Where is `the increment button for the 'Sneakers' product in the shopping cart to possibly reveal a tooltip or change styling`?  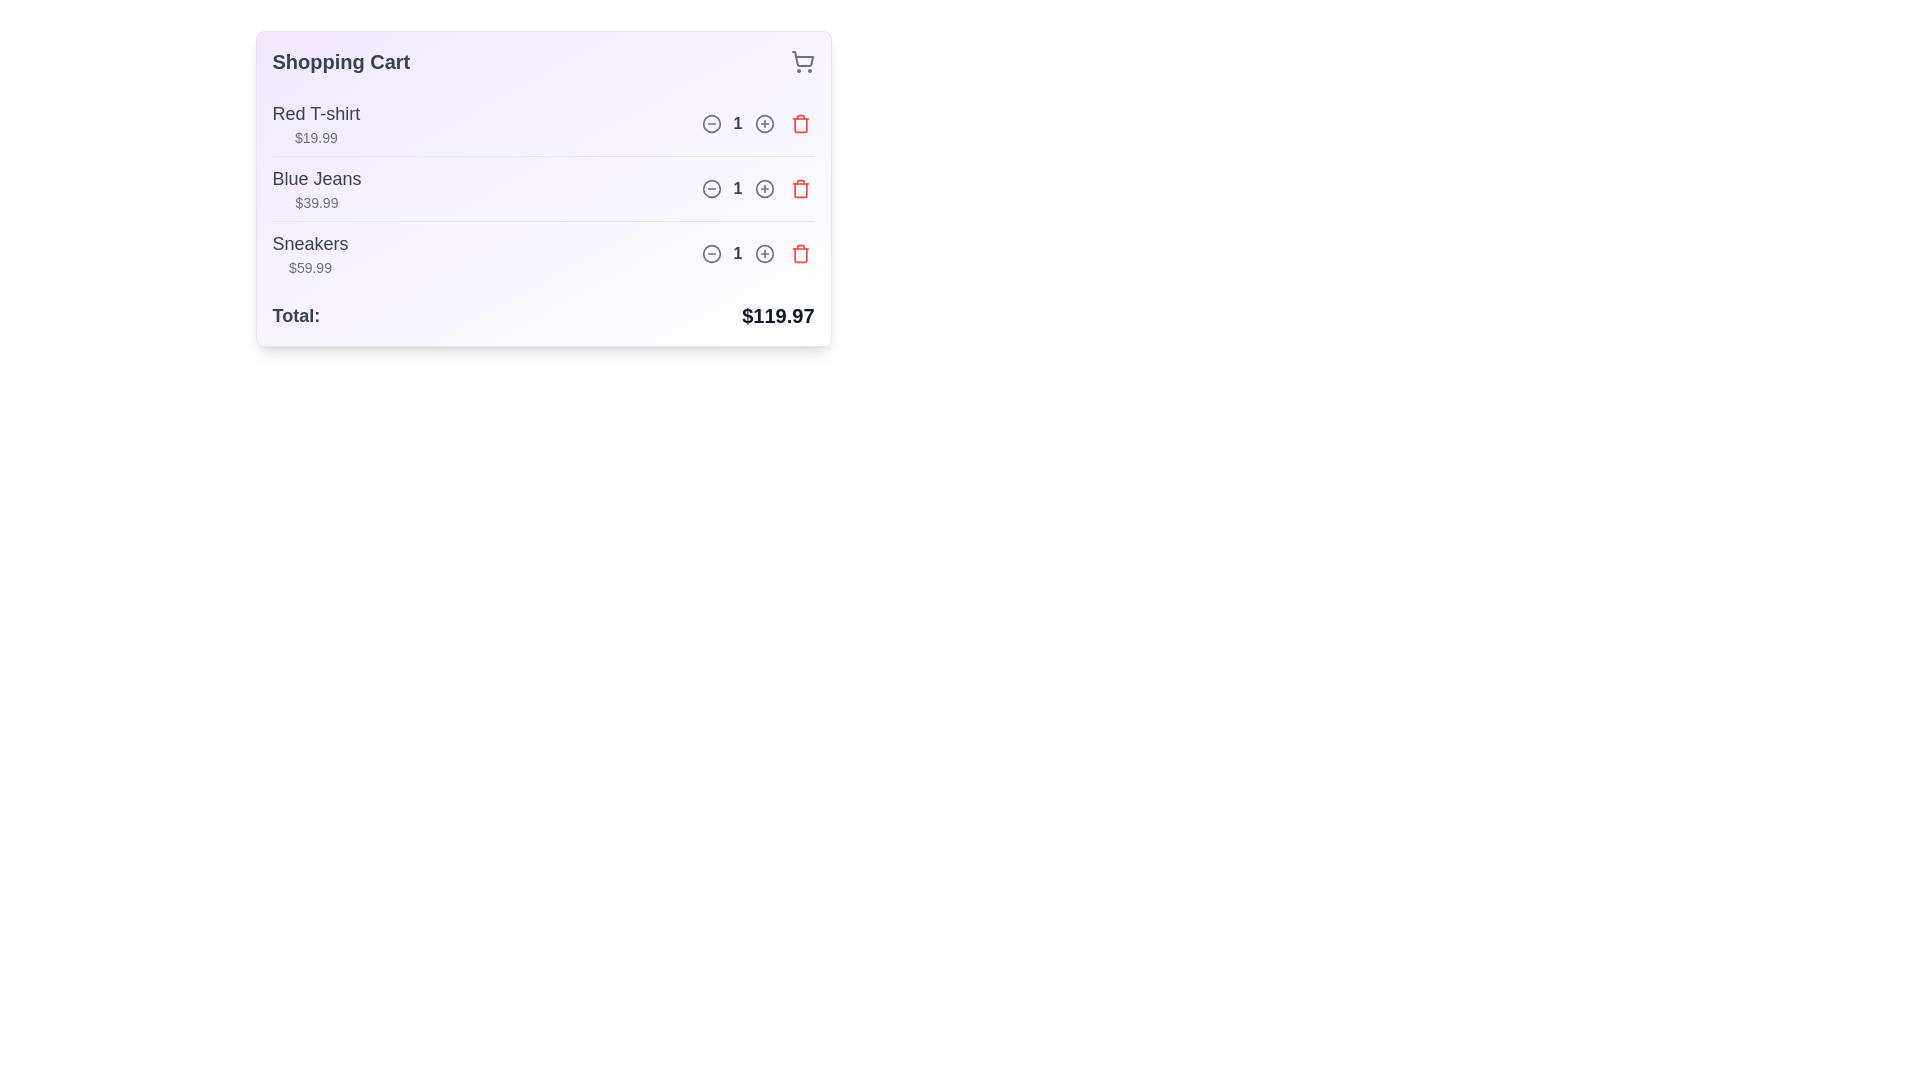
the increment button for the 'Sneakers' product in the shopping cart to possibly reveal a tooltip or change styling is located at coordinates (763, 253).